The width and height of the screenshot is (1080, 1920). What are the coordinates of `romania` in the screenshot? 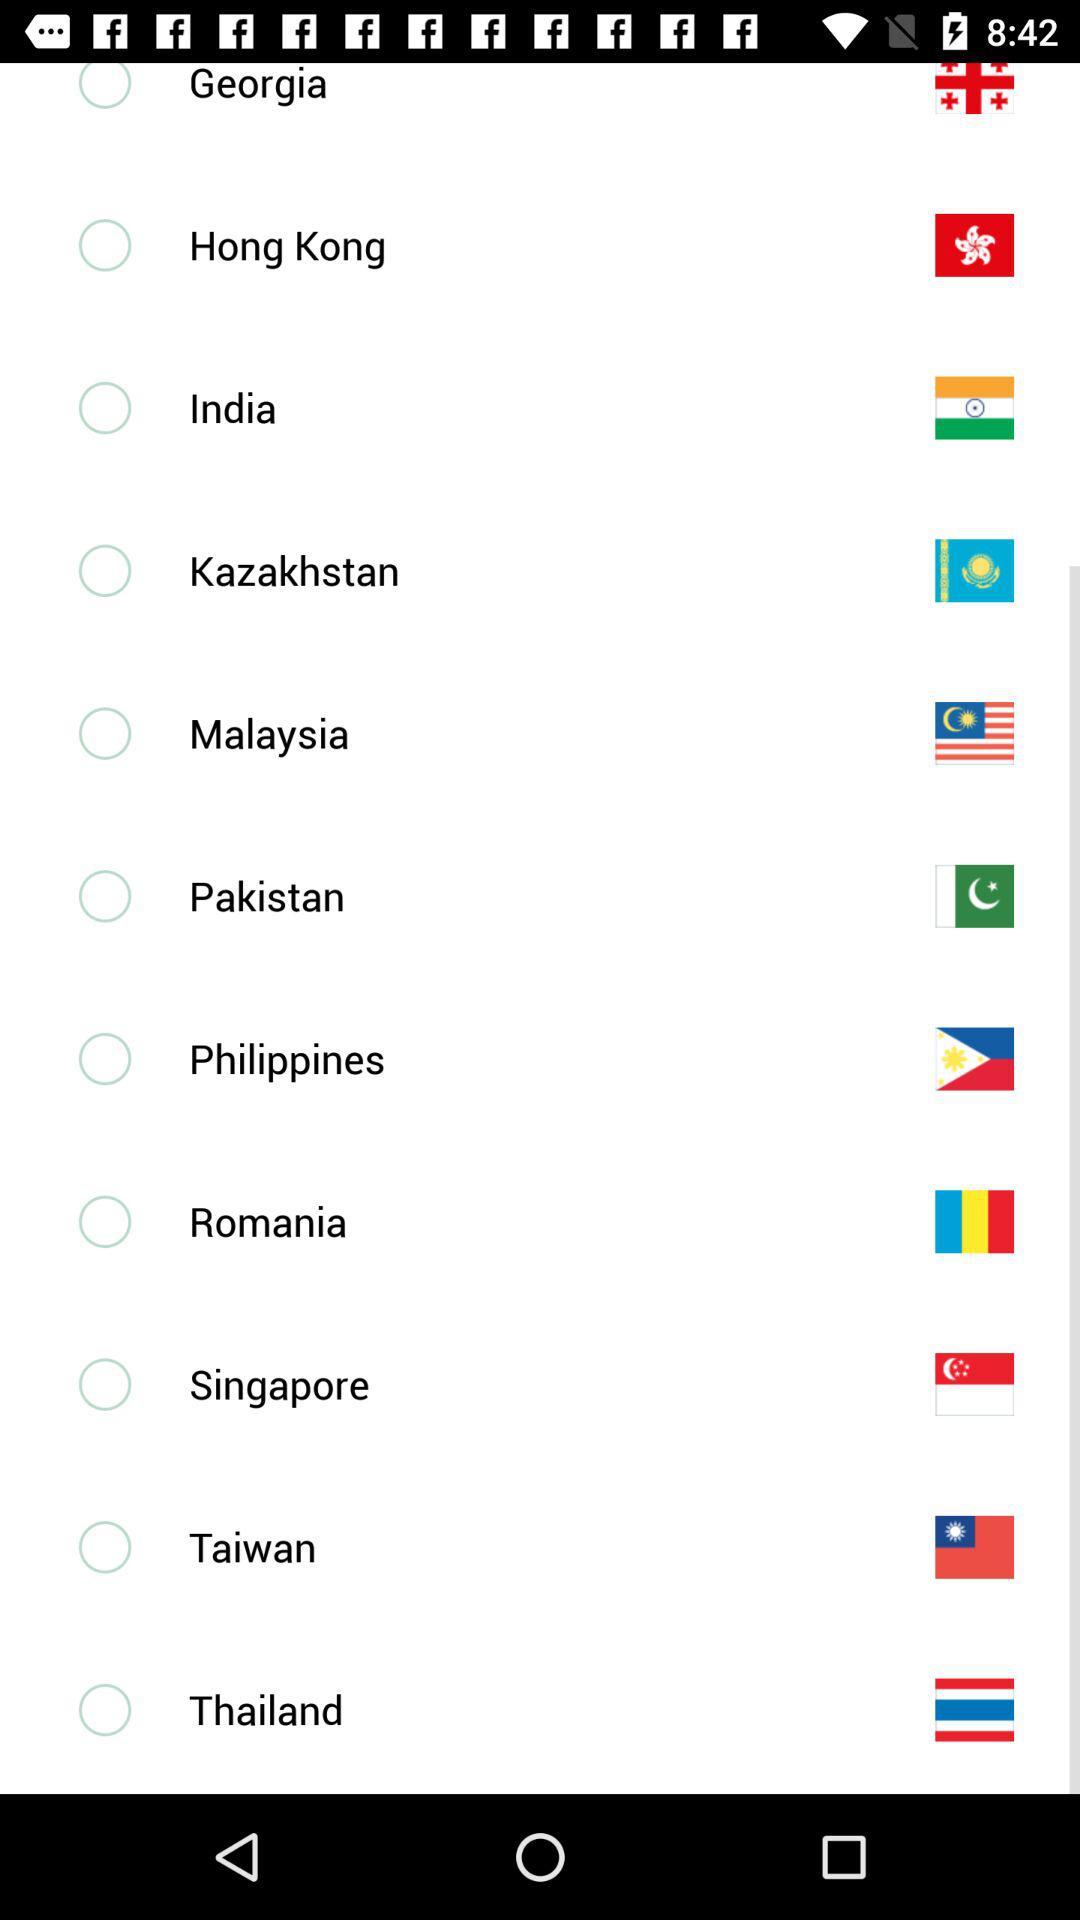 It's located at (528, 1220).